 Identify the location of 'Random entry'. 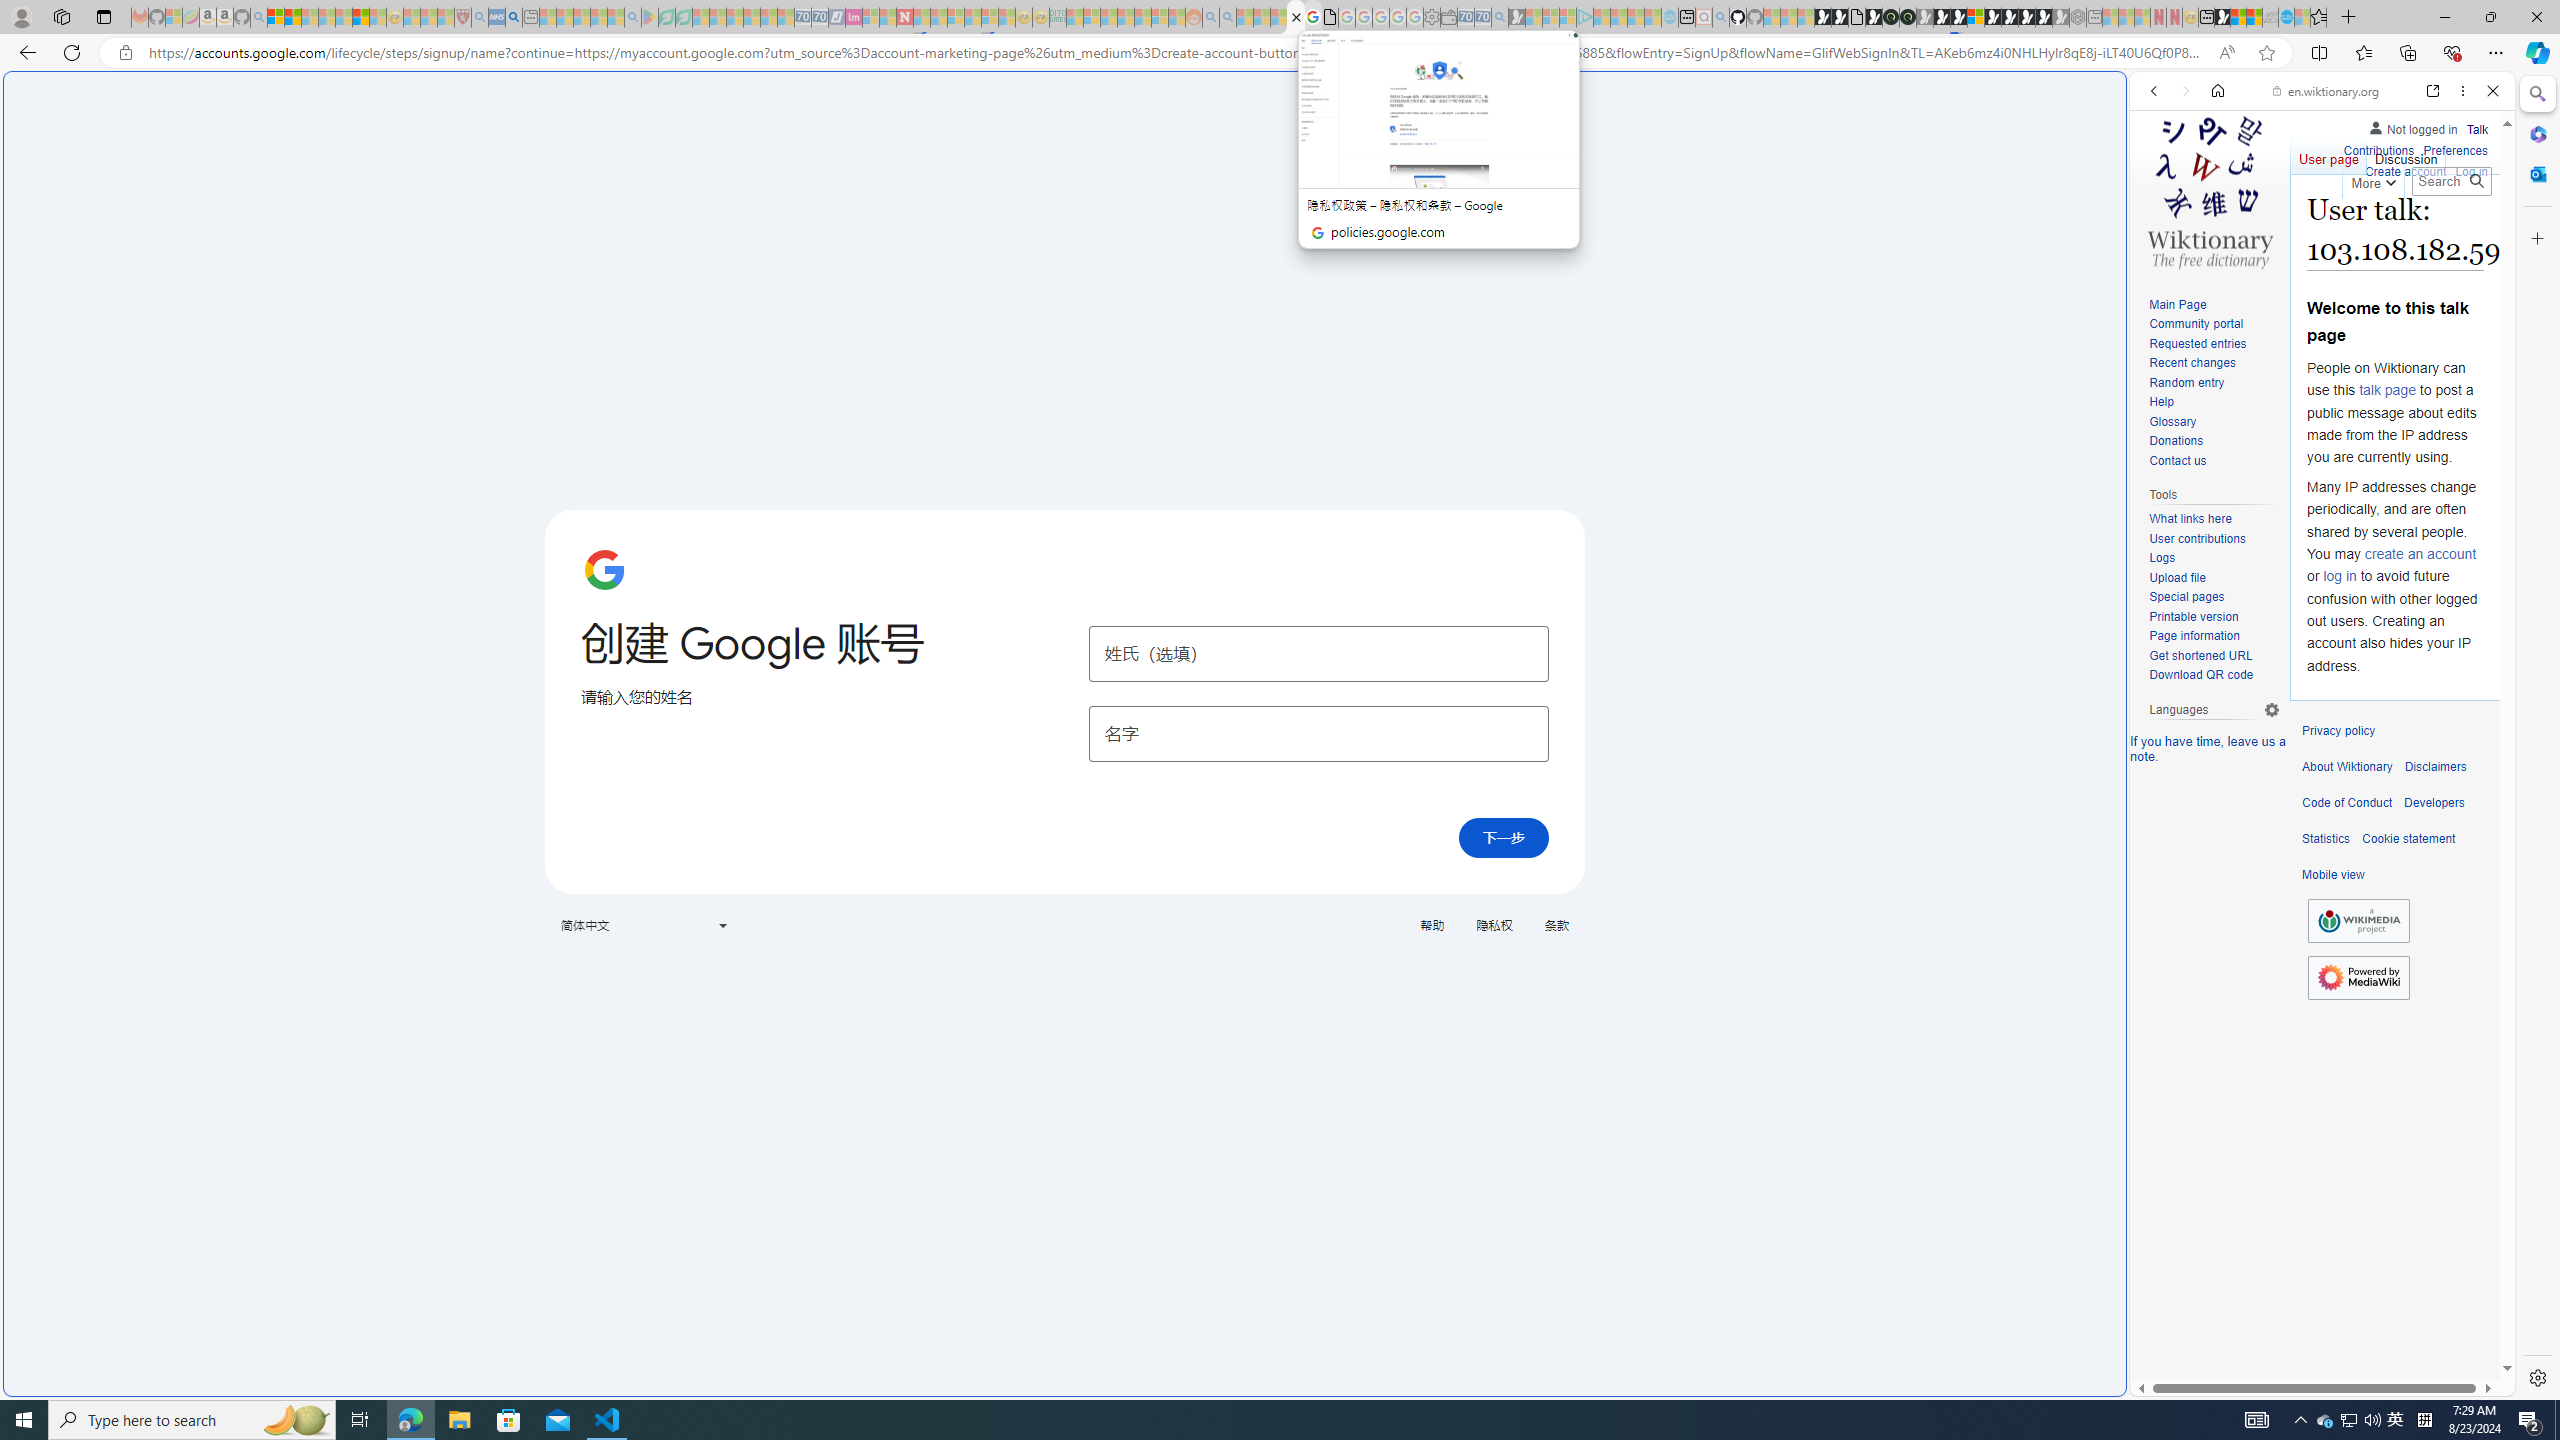
(2213, 382).